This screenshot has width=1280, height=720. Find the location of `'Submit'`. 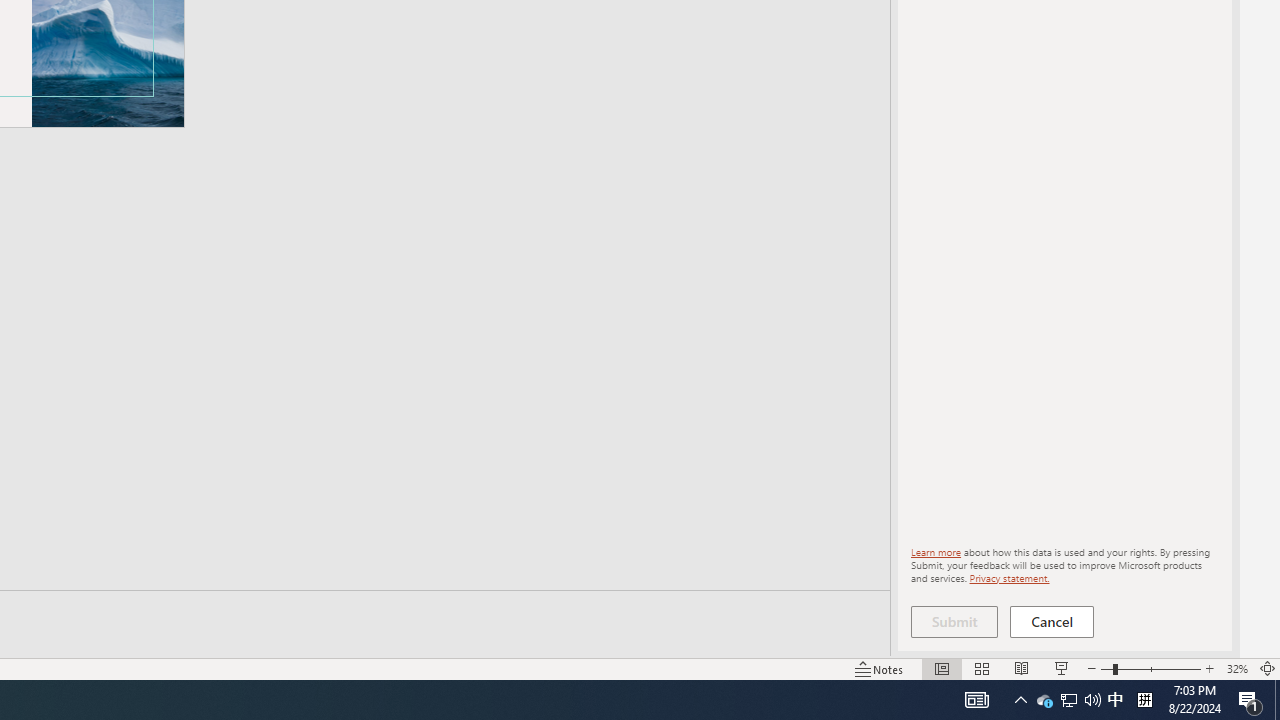

'Submit' is located at coordinates (953, 621).